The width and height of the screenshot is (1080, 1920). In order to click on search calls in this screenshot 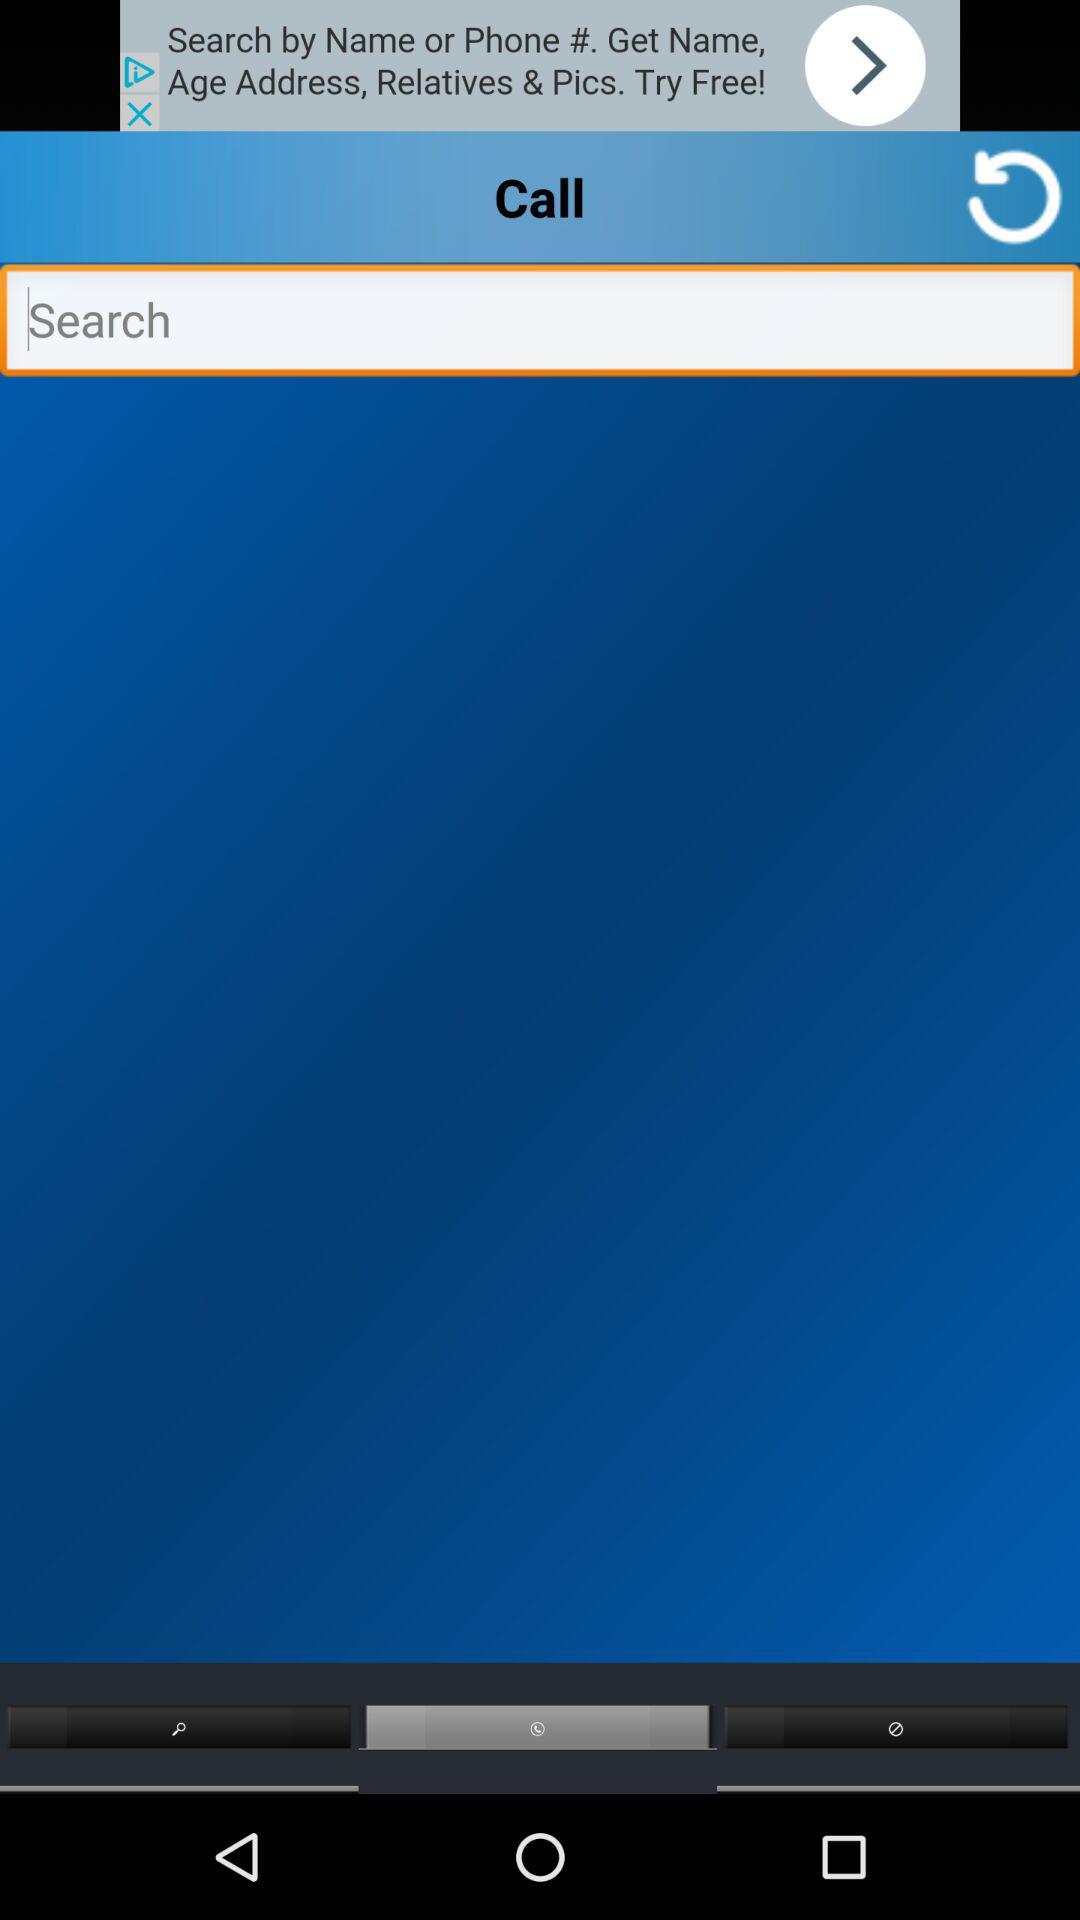, I will do `click(540, 325)`.